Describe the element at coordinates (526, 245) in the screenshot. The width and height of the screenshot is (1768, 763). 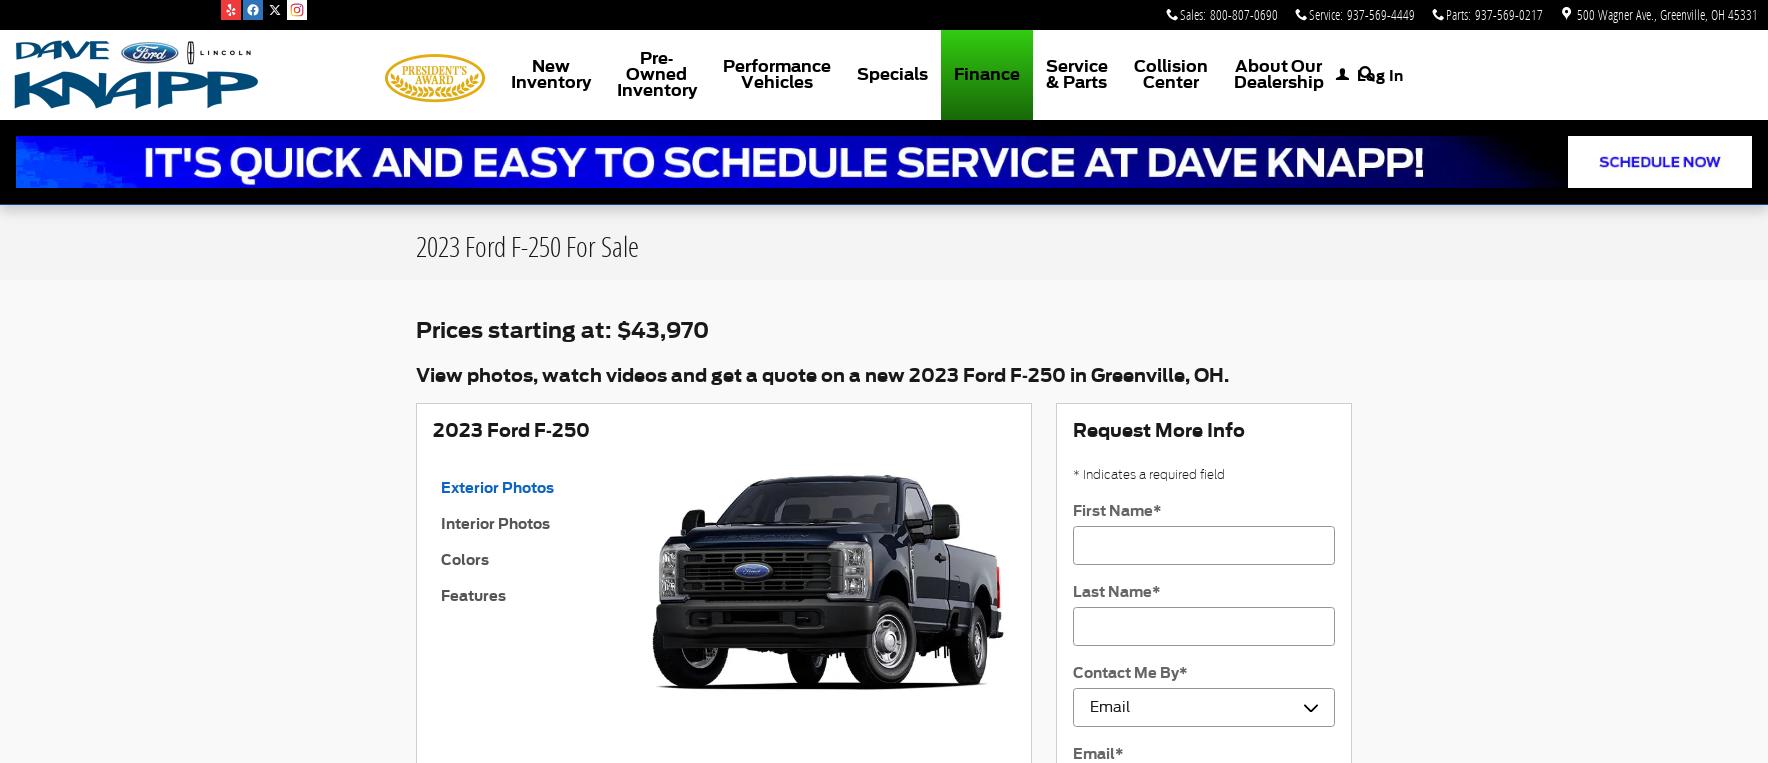
I see `'2023 Ford F-250 For Sale'` at that location.